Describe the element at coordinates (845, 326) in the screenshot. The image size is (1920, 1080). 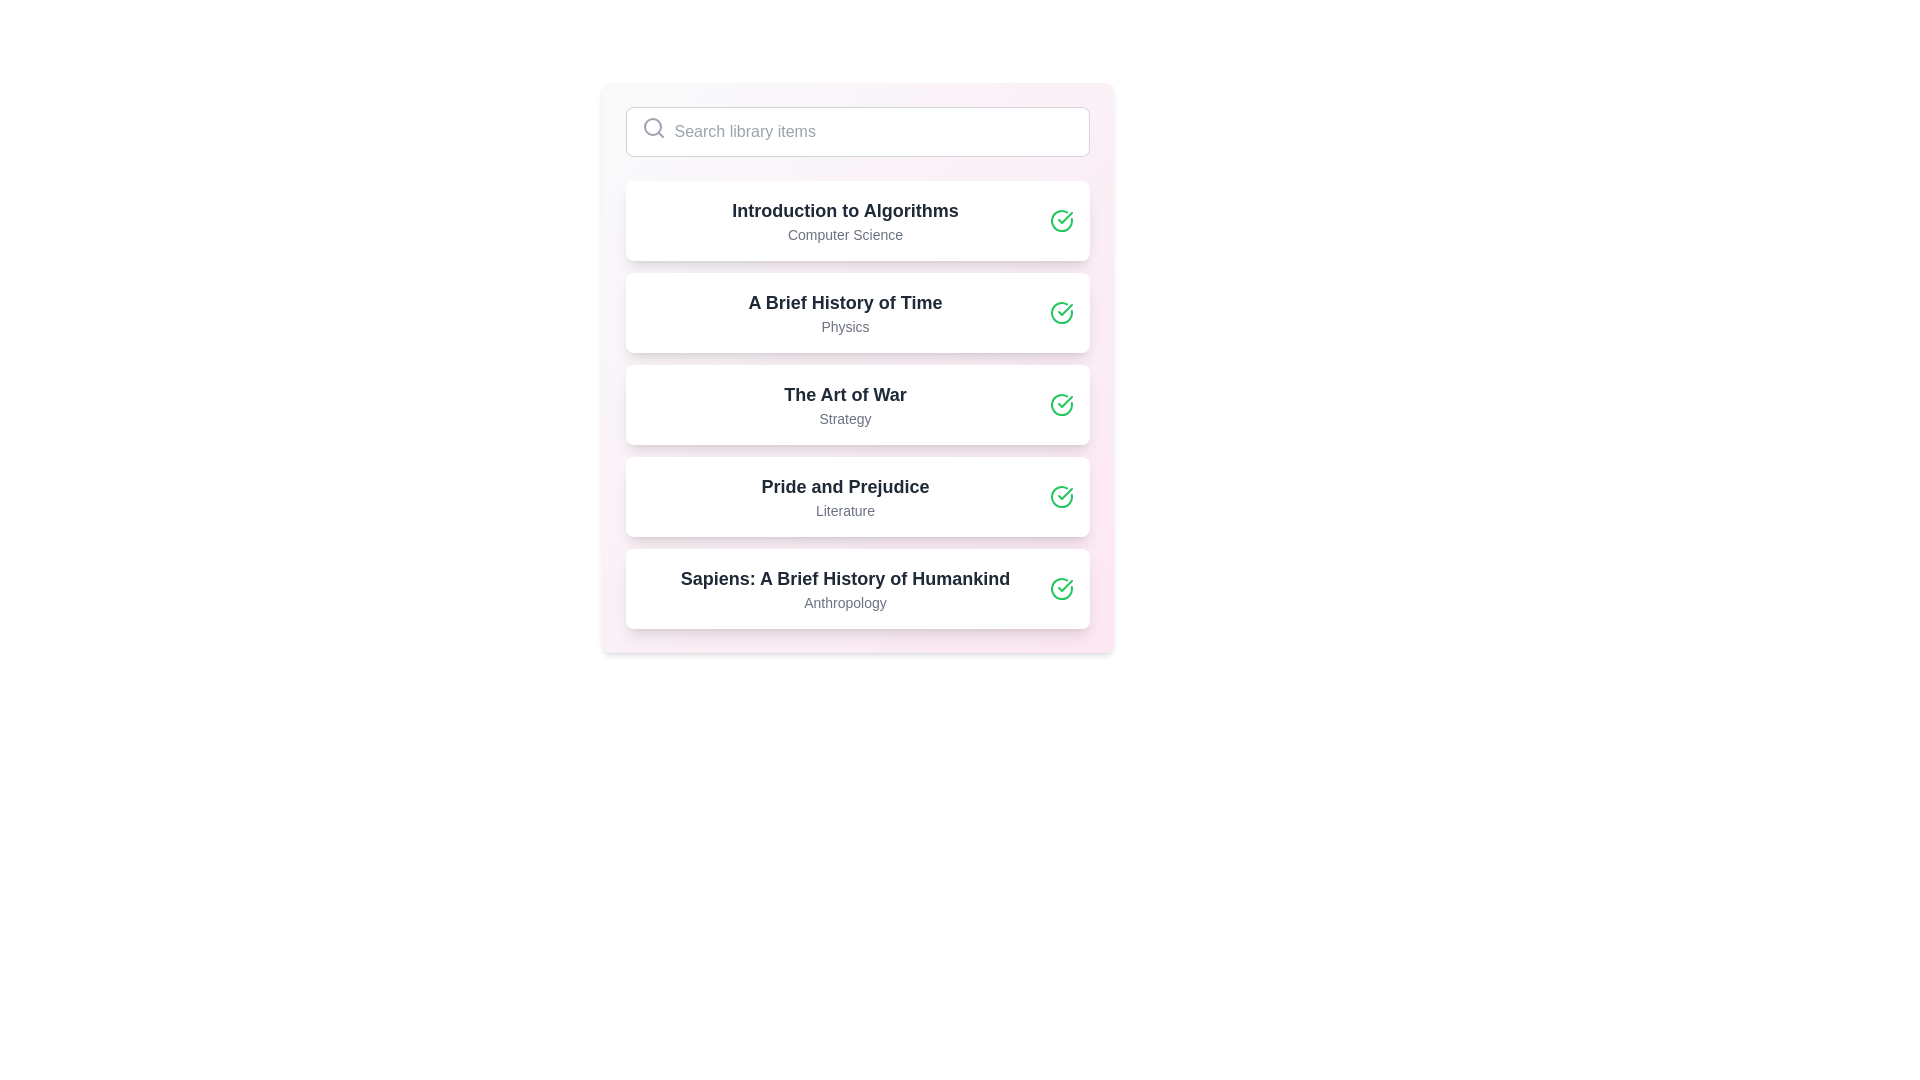
I see `the subtitle text label located below the title 'A Brief History of Time' in the second item of the list` at that location.